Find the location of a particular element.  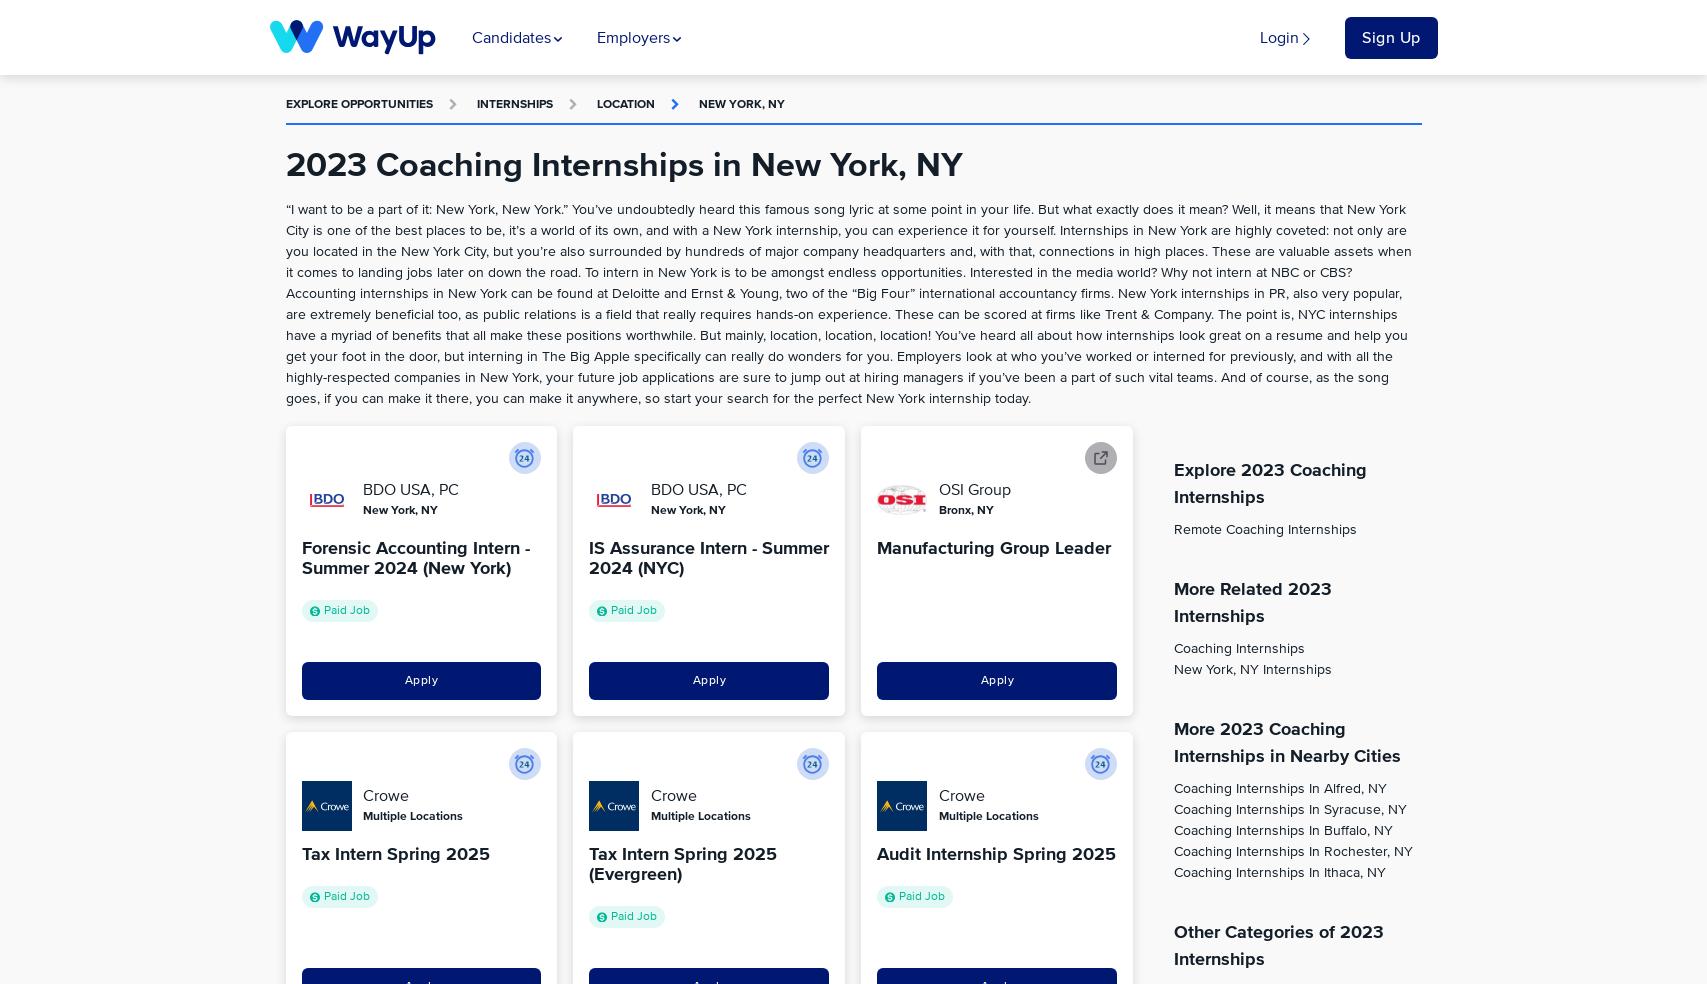

'Explore 2023 Coaching Internships' is located at coordinates (1268, 484).